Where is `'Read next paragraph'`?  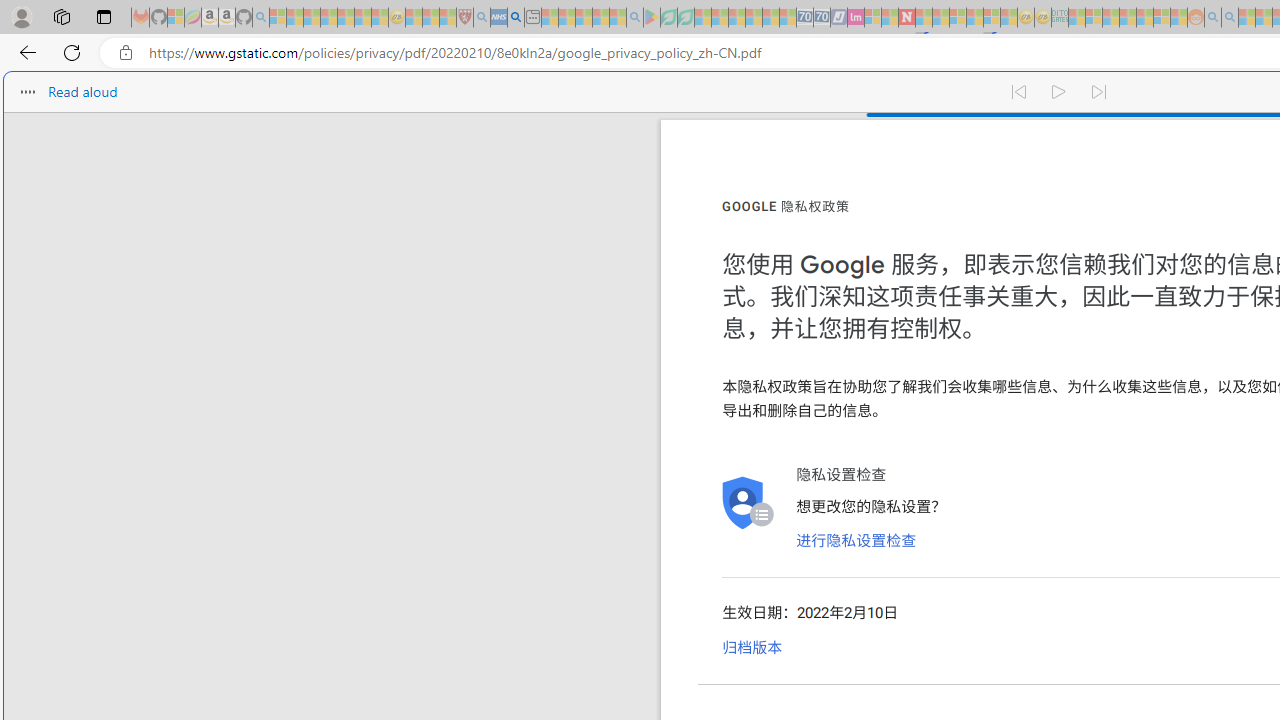 'Read next paragraph' is located at coordinates (1098, 92).